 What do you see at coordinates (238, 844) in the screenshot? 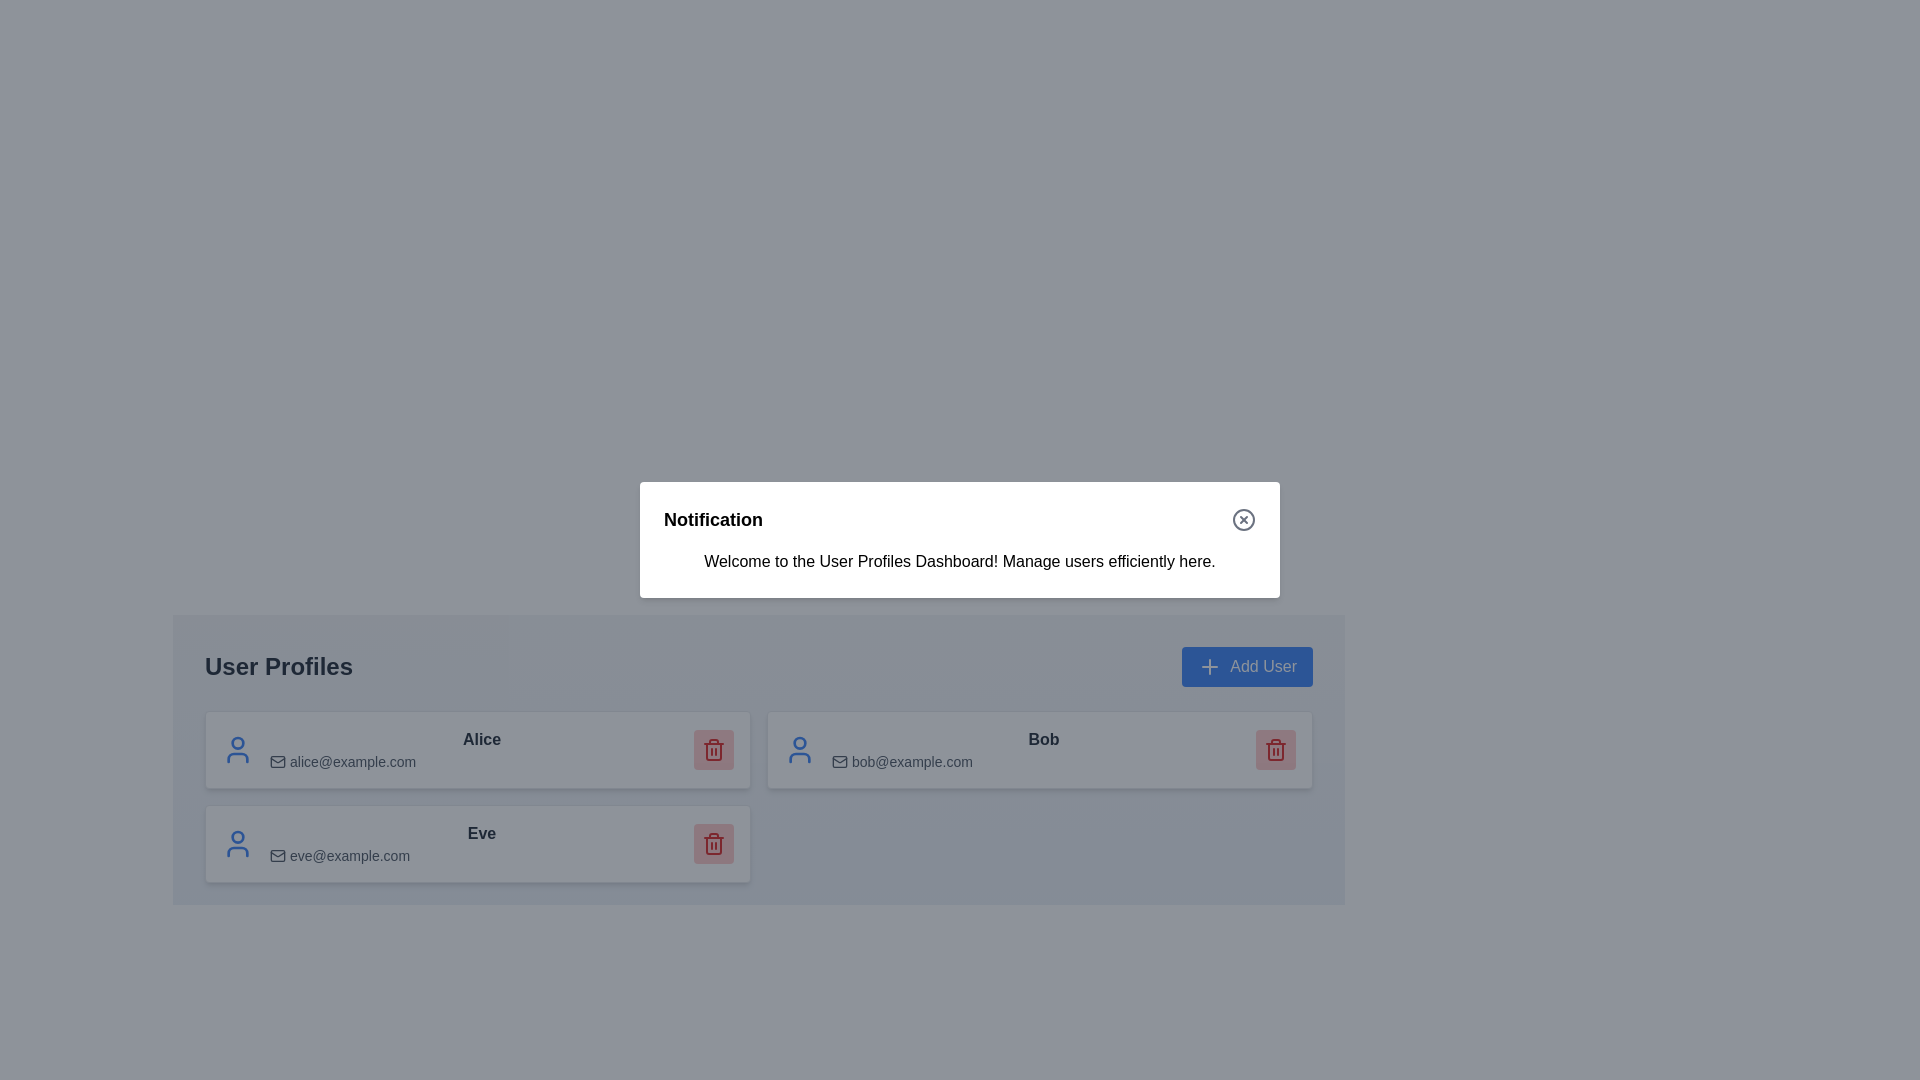
I see `the user profile icon for 'Eve' located on the far left side of its entry, directly left of the text 'Eve' and 'eve@example.com'` at bounding box center [238, 844].